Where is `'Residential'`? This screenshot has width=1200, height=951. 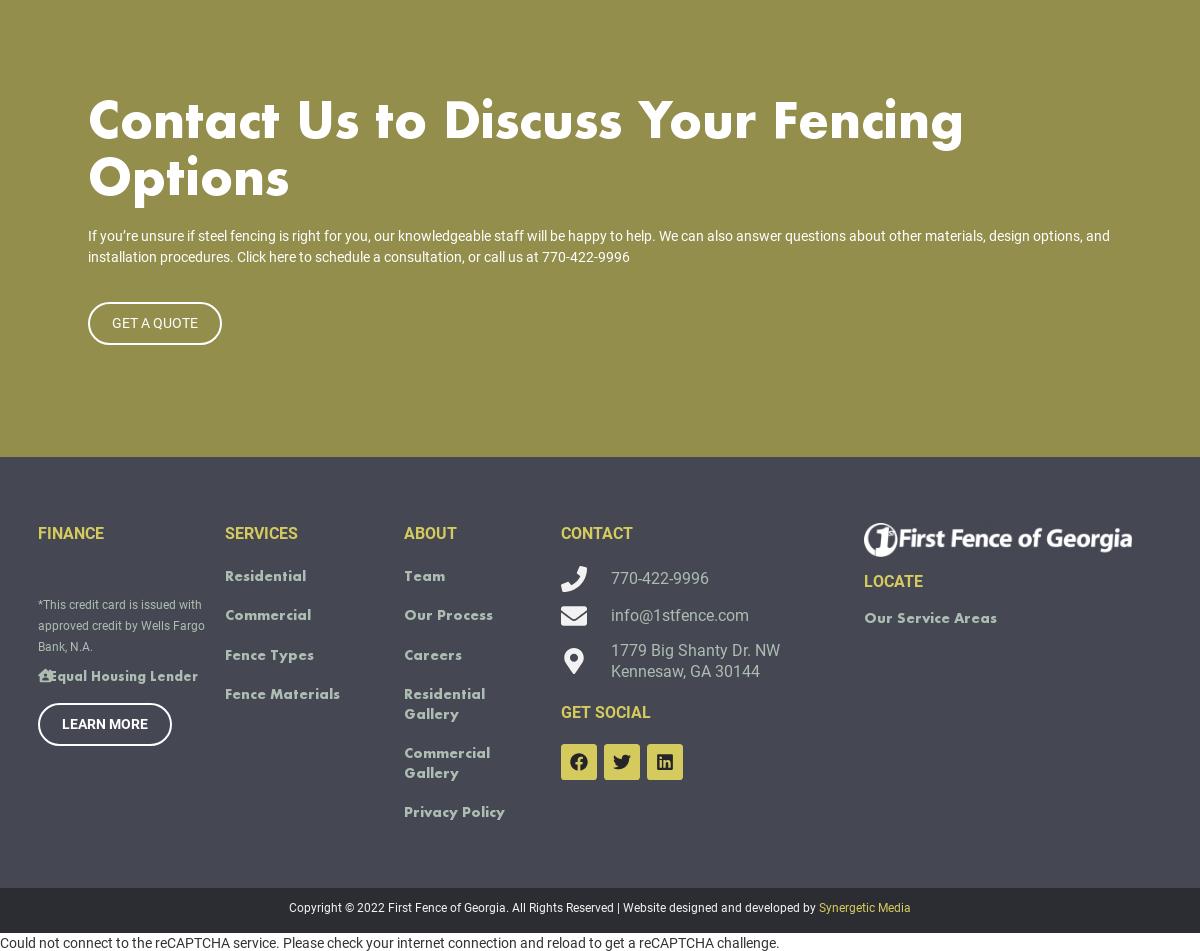
'Residential' is located at coordinates (264, 602).